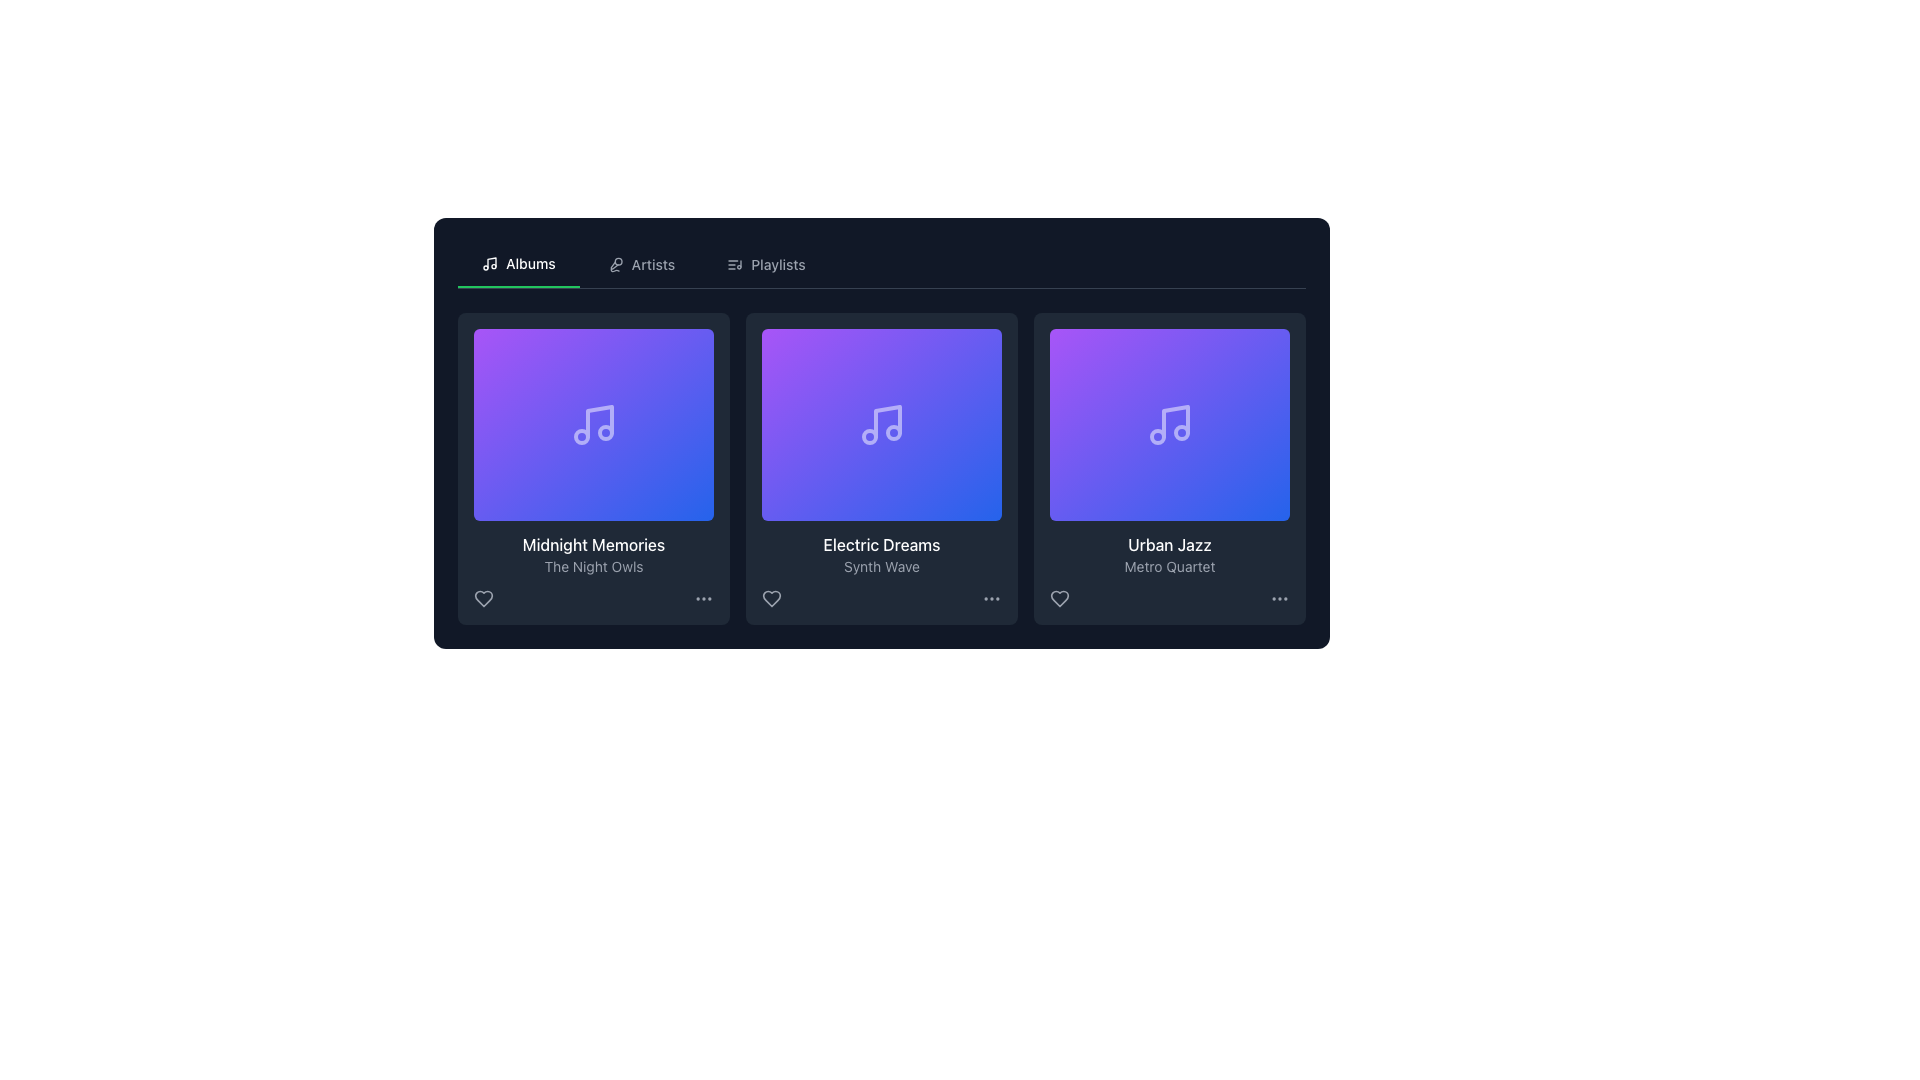 The height and width of the screenshot is (1080, 1920). What do you see at coordinates (518, 262) in the screenshot?
I see `the 'Albums' navigation button, which features a musical note icon and white text` at bounding box center [518, 262].